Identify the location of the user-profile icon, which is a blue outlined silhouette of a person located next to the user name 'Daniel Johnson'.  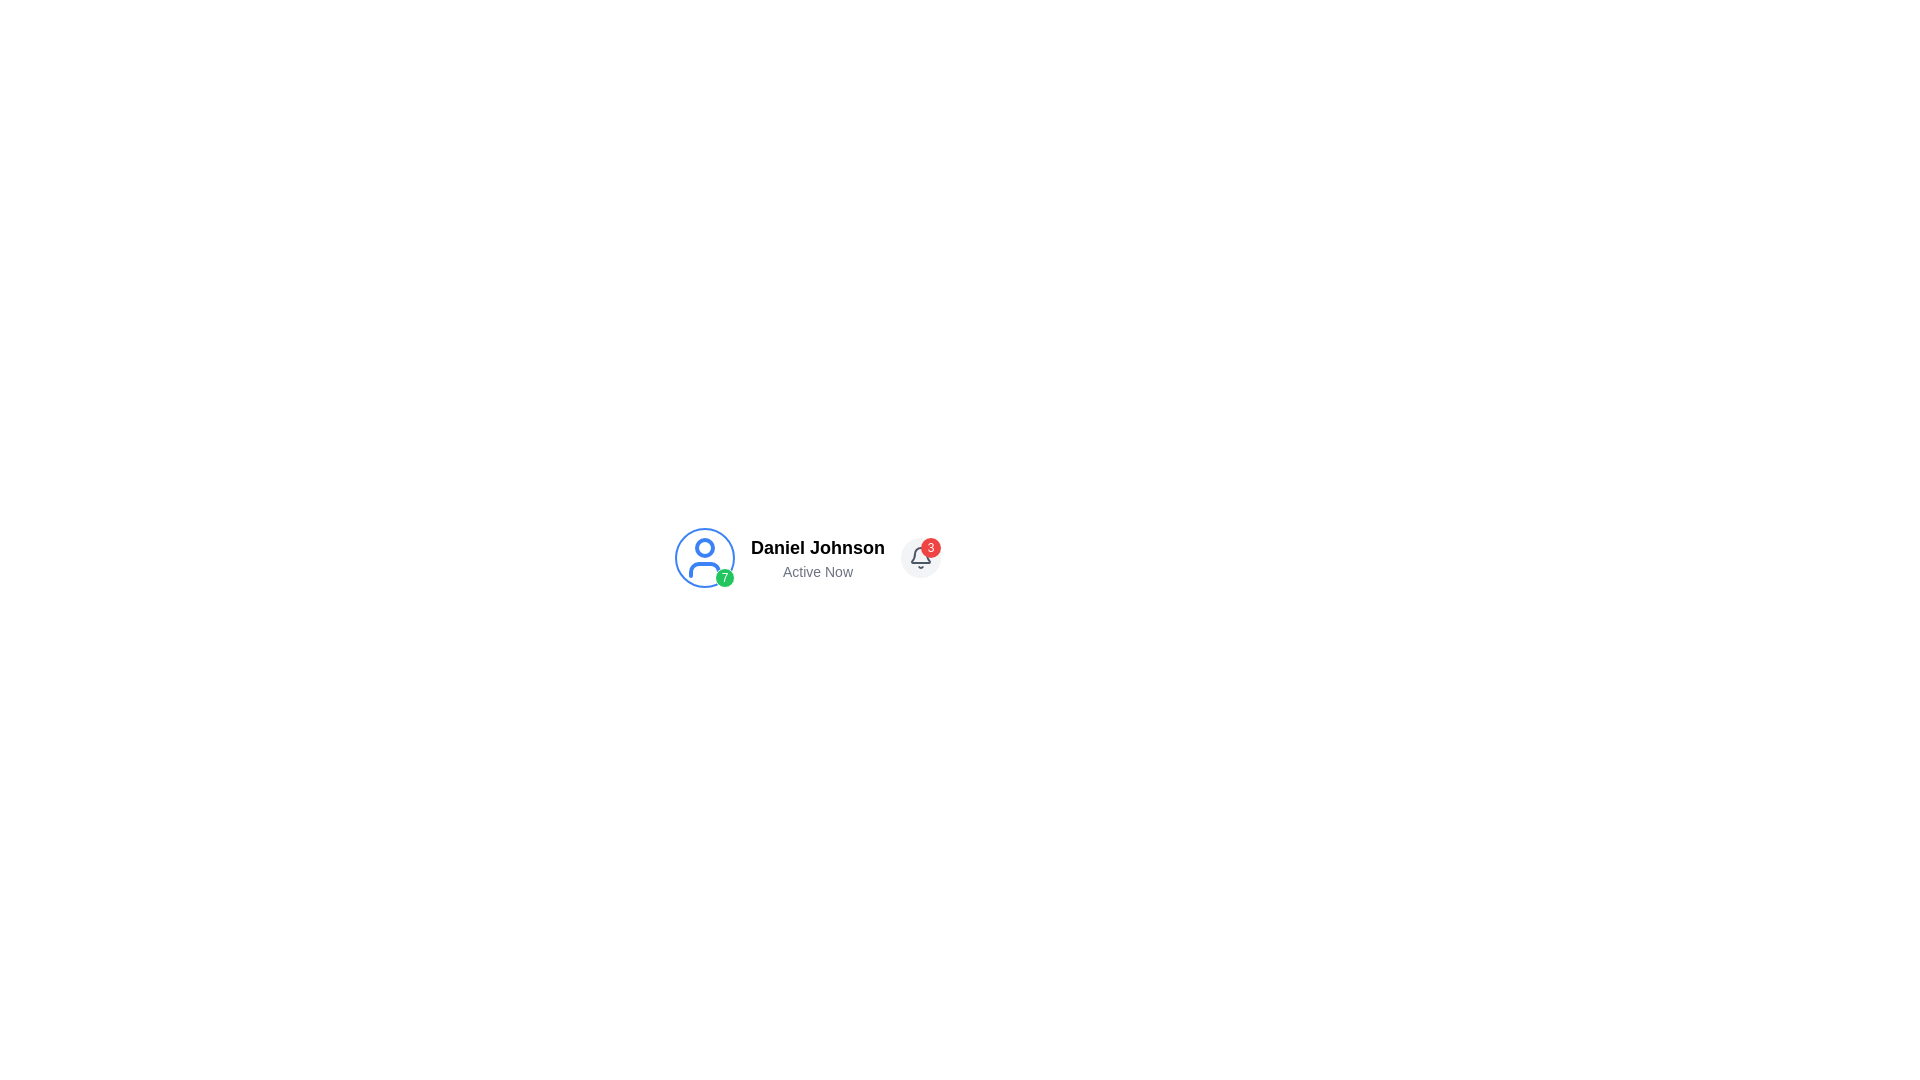
(705, 558).